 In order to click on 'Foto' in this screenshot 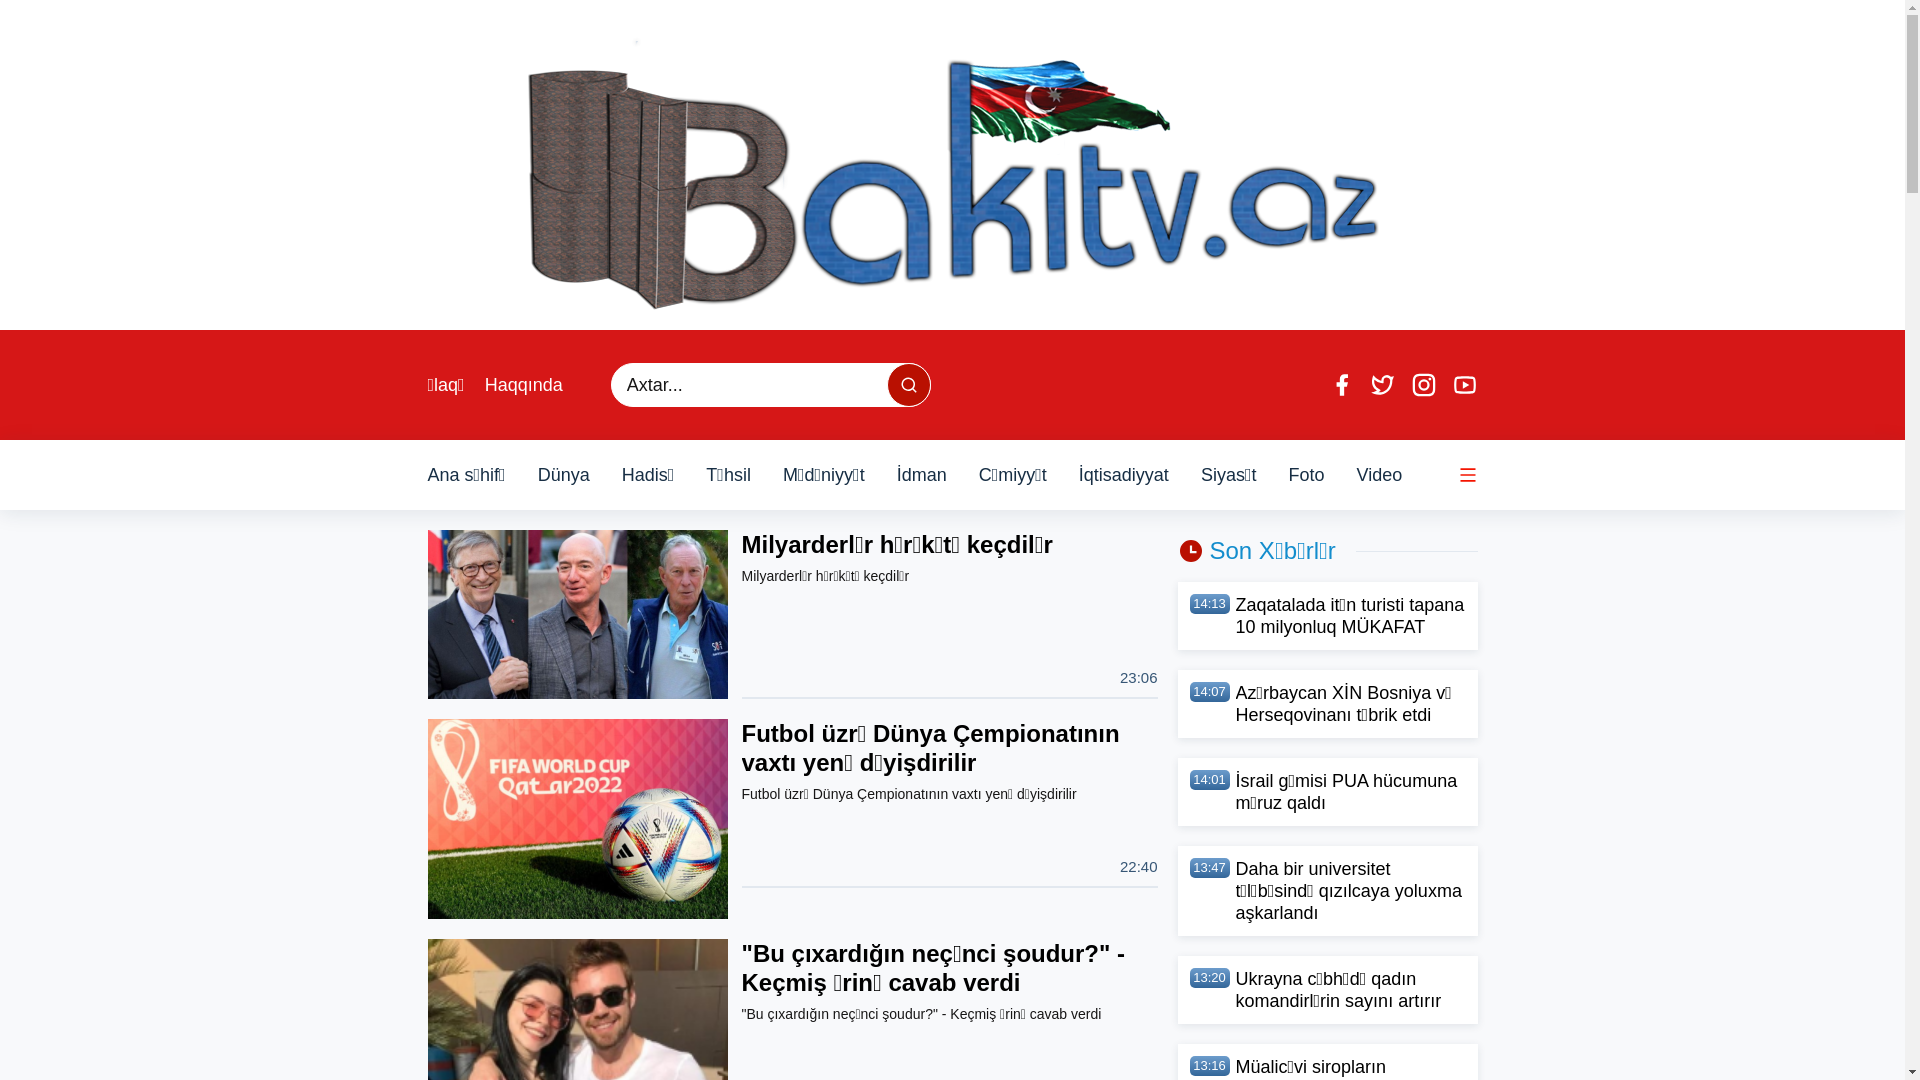, I will do `click(1305, 474)`.